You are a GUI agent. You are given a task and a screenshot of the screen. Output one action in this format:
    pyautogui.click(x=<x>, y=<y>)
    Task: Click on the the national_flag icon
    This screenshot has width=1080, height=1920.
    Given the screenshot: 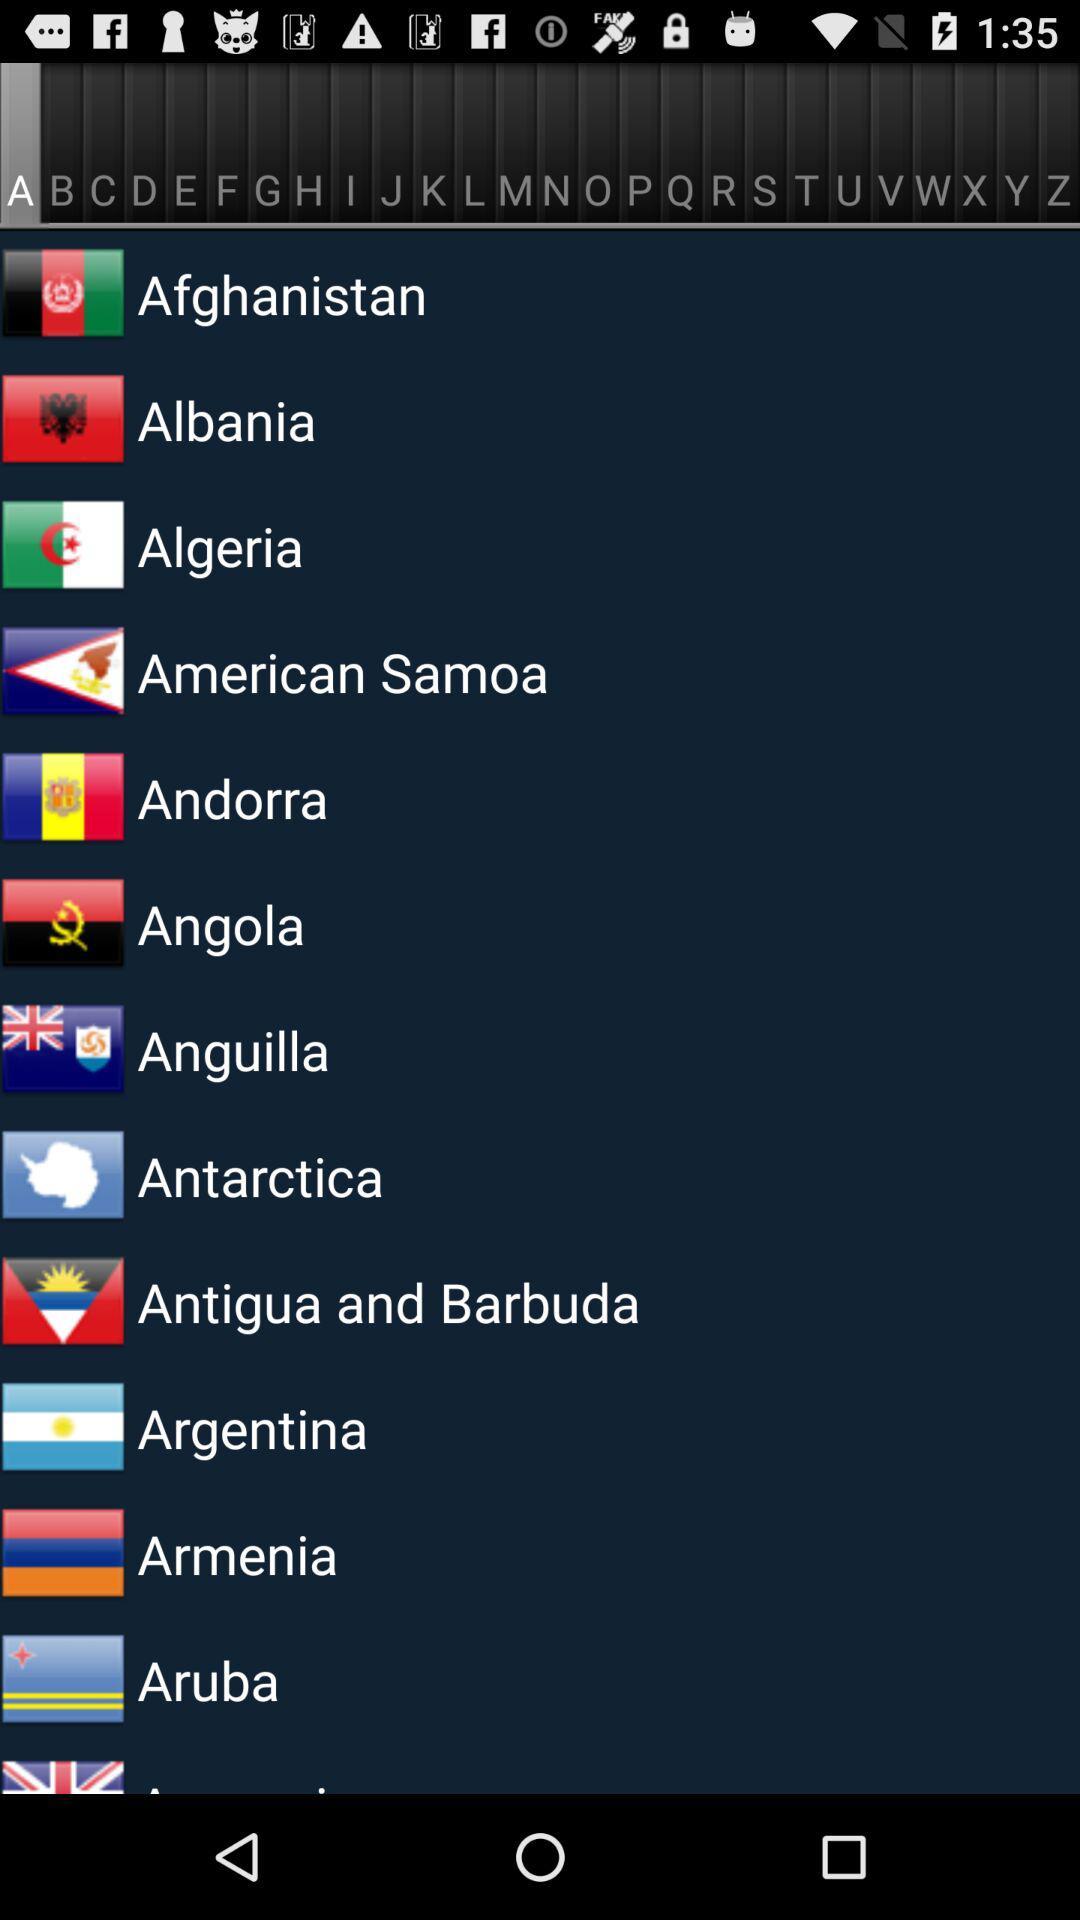 What is the action you would take?
    pyautogui.click(x=61, y=313)
    